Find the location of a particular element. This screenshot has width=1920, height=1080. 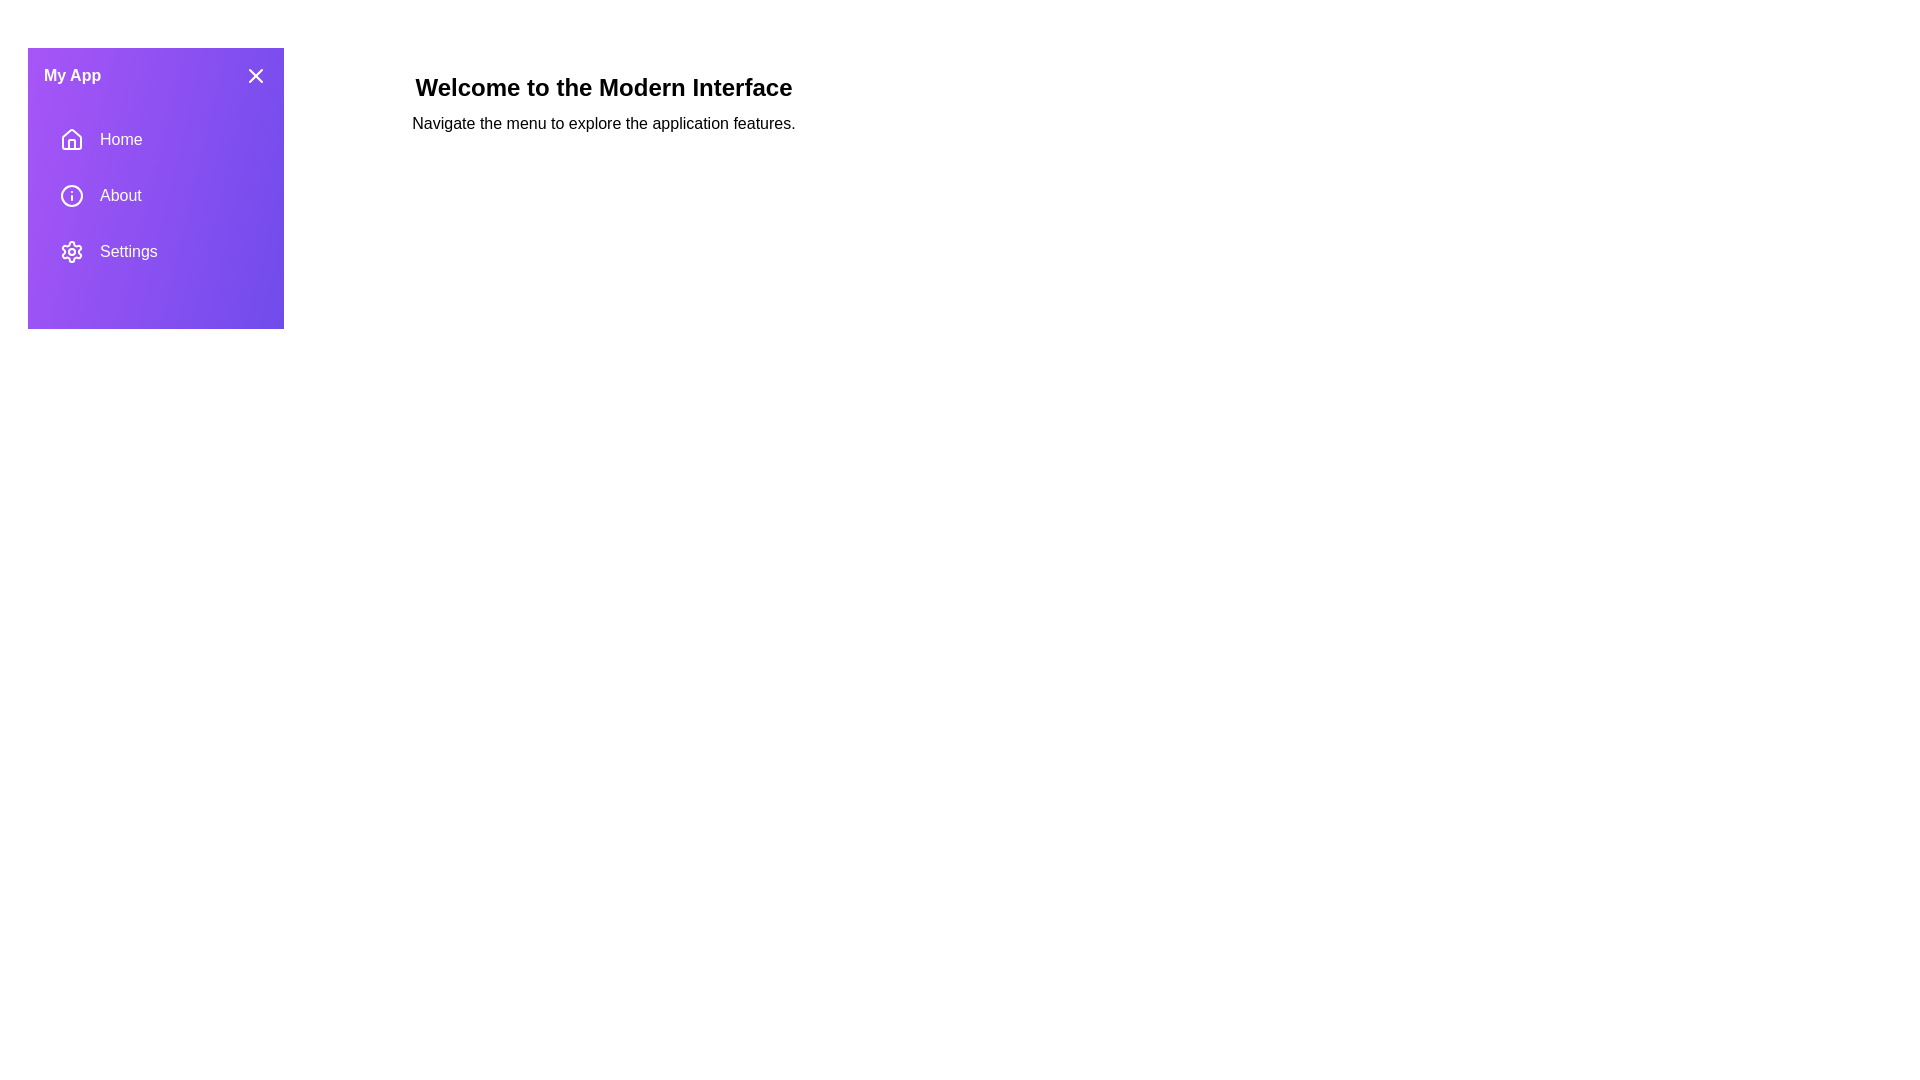

the drawer section labeled About is located at coordinates (155, 196).